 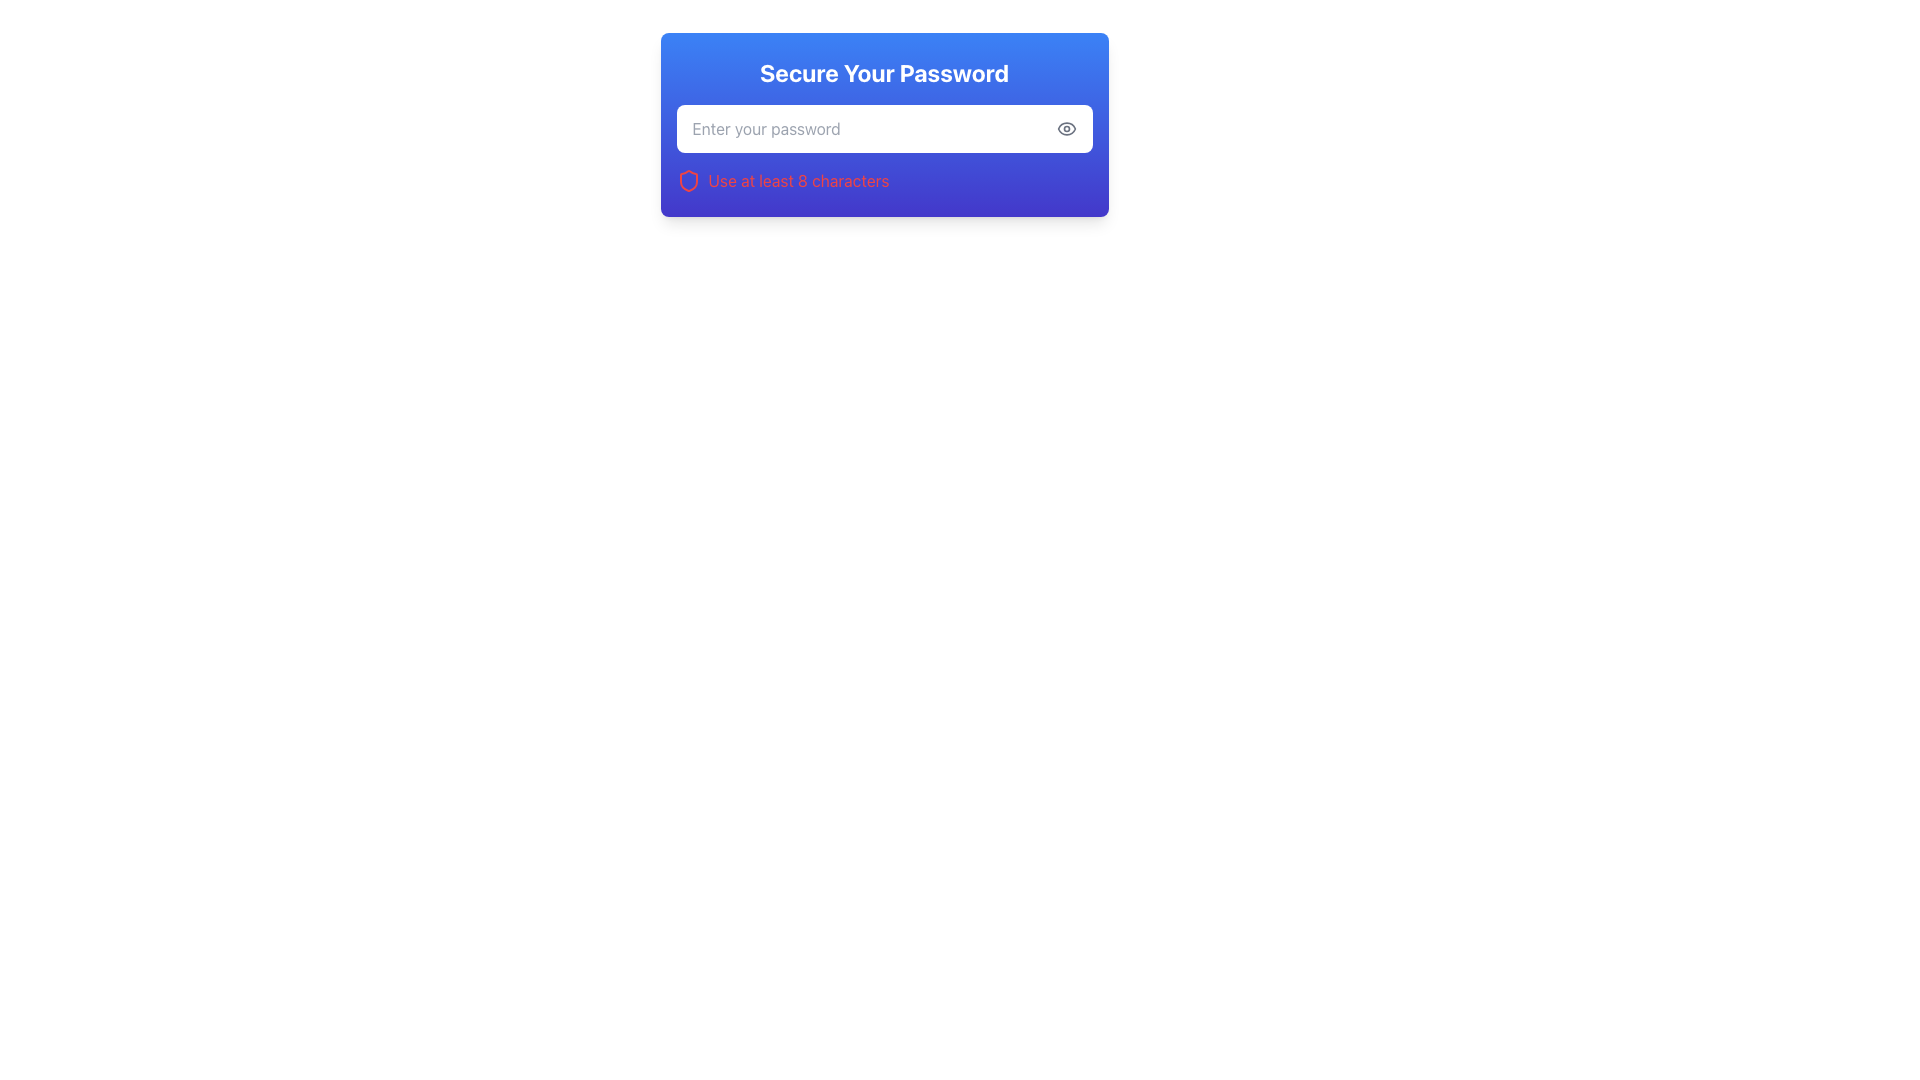 What do you see at coordinates (883, 72) in the screenshot?
I see `the Text heading that serves as a title for the section, positioned above the input field within the blue card interface` at bounding box center [883, 72].